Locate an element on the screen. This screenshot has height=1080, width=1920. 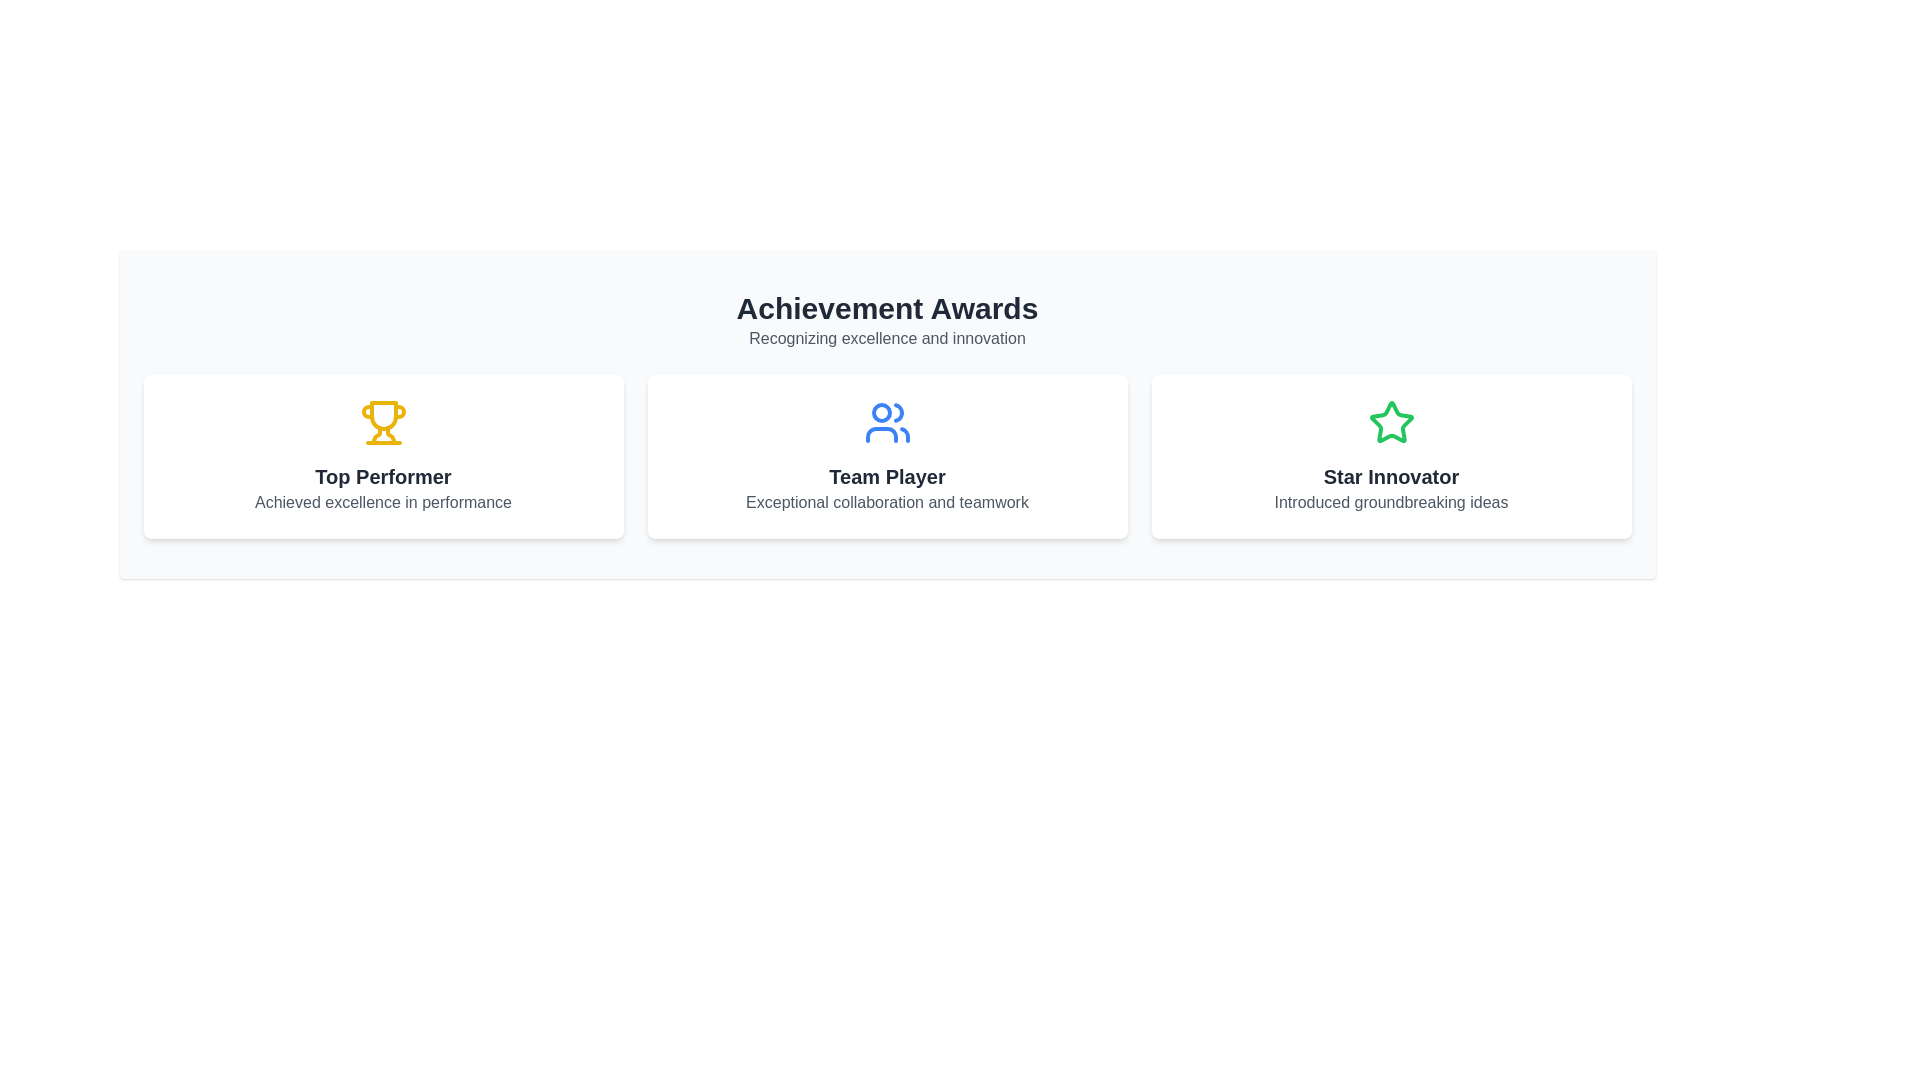
Header text that establishes the theme of the content related to awards or recognitions, positioned above the sibling element with the text 'Recognizing excellence and innovation' is located at coordinates (886, 308).